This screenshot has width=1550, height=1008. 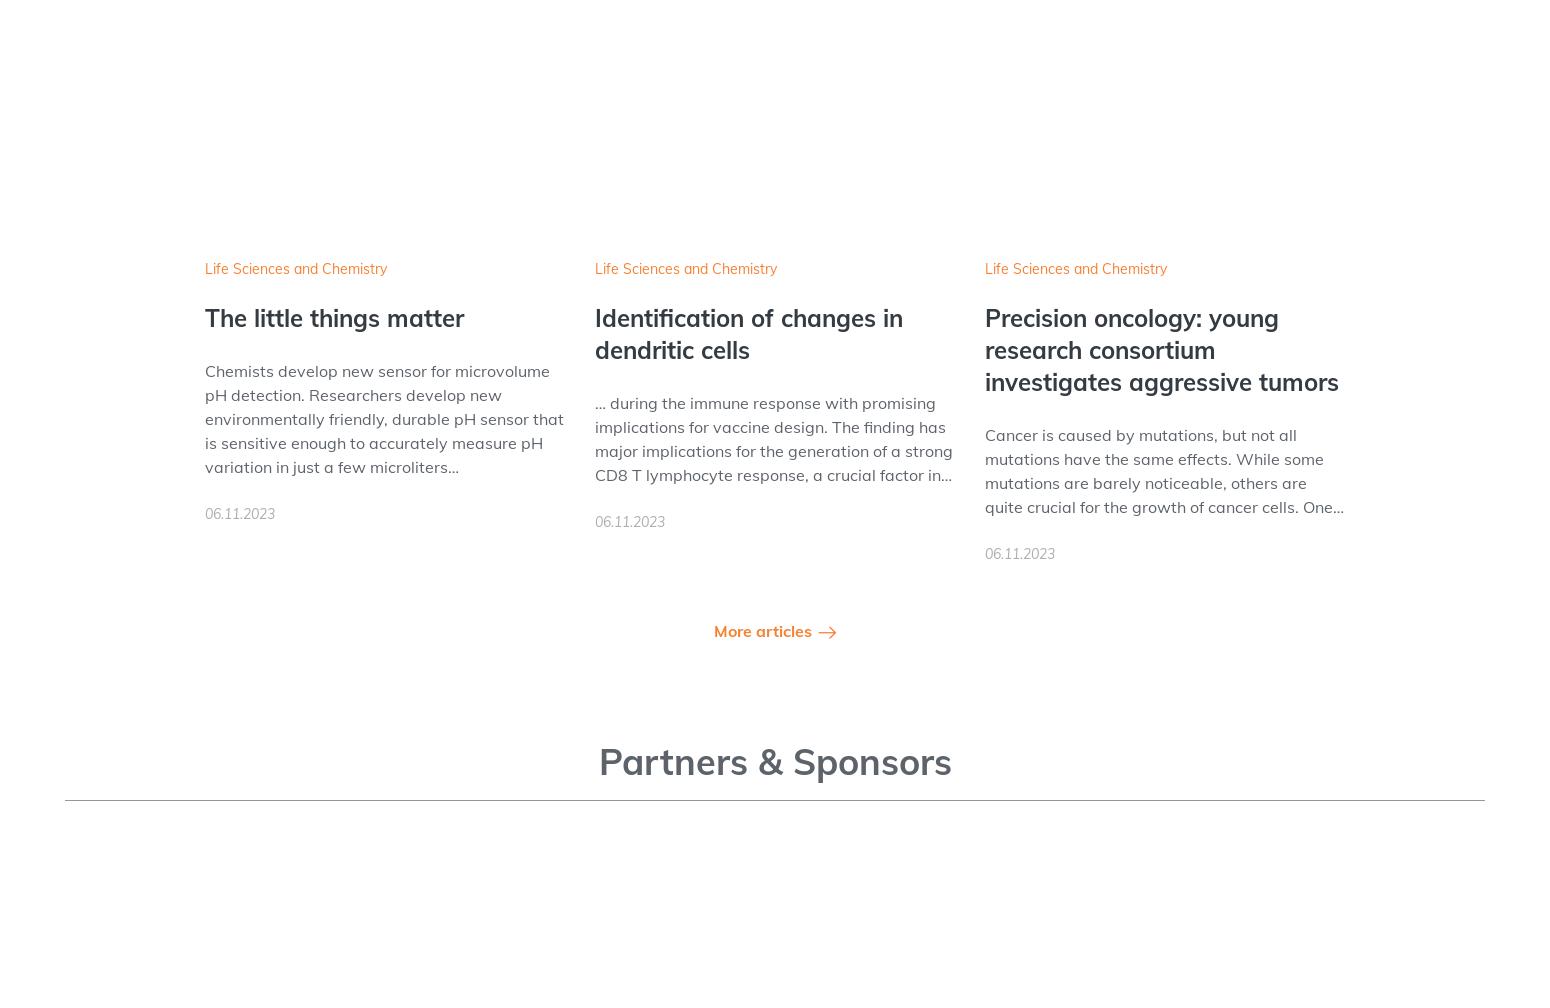 I want to click on 'Identification of changes in dendritic cells', so click(x=748, y=333).